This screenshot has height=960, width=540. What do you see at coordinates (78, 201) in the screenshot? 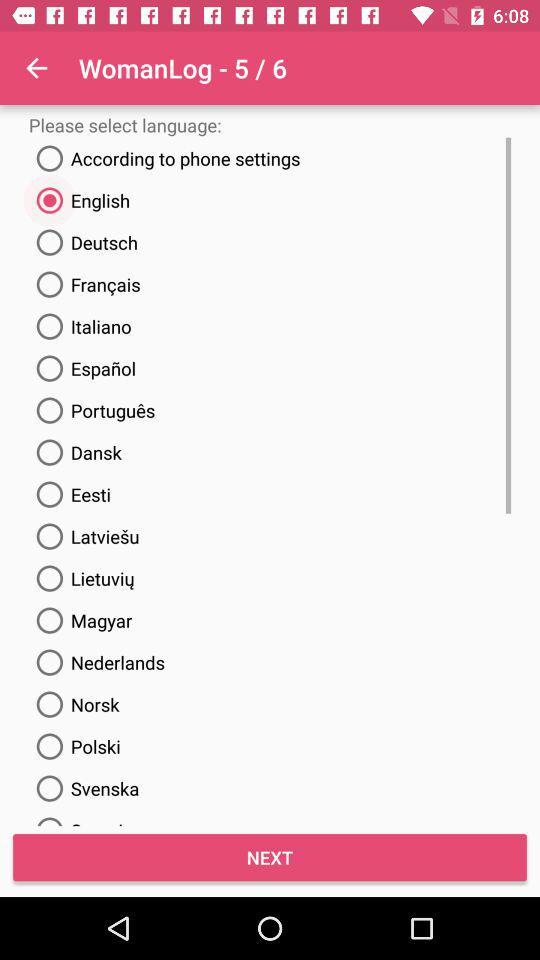
I see `the option english on the web page` at bounding box center [78, 201].